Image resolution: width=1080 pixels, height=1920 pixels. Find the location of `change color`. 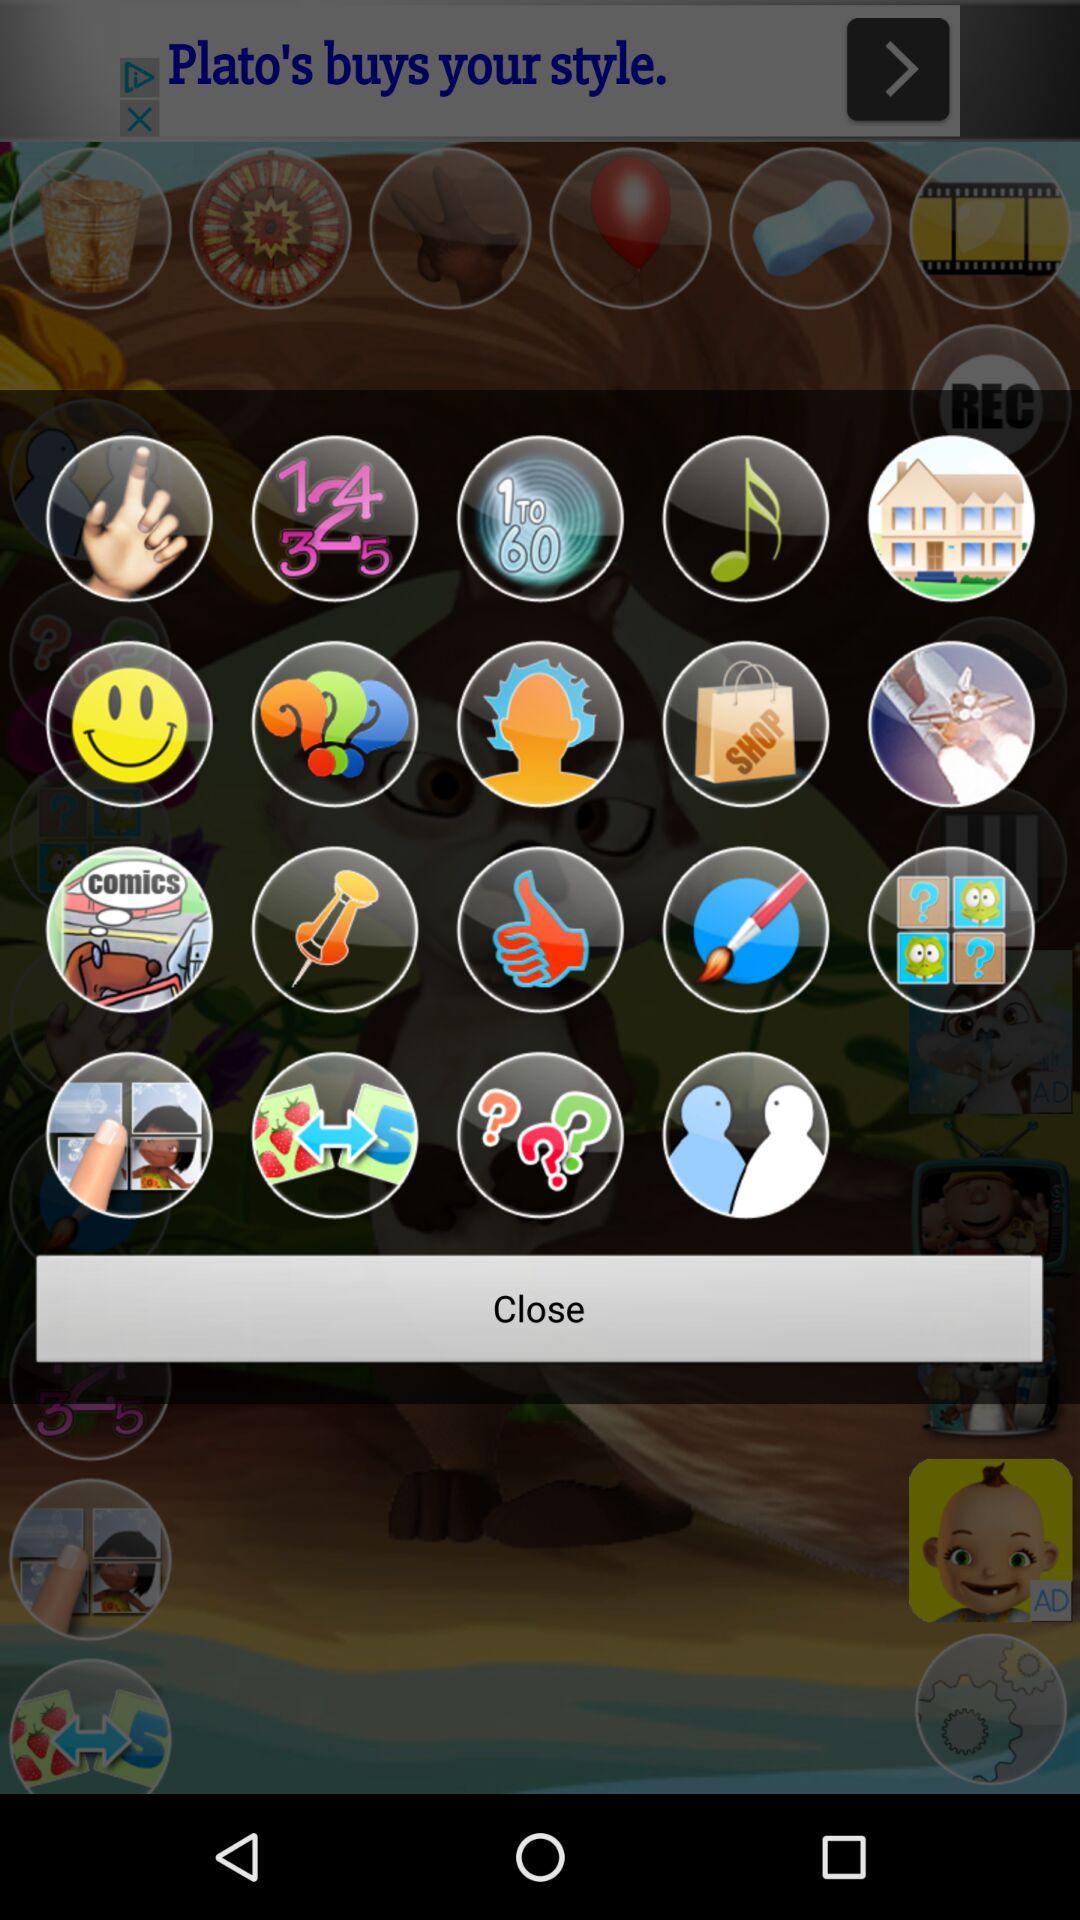

change color is located at coordinates (745, 929).